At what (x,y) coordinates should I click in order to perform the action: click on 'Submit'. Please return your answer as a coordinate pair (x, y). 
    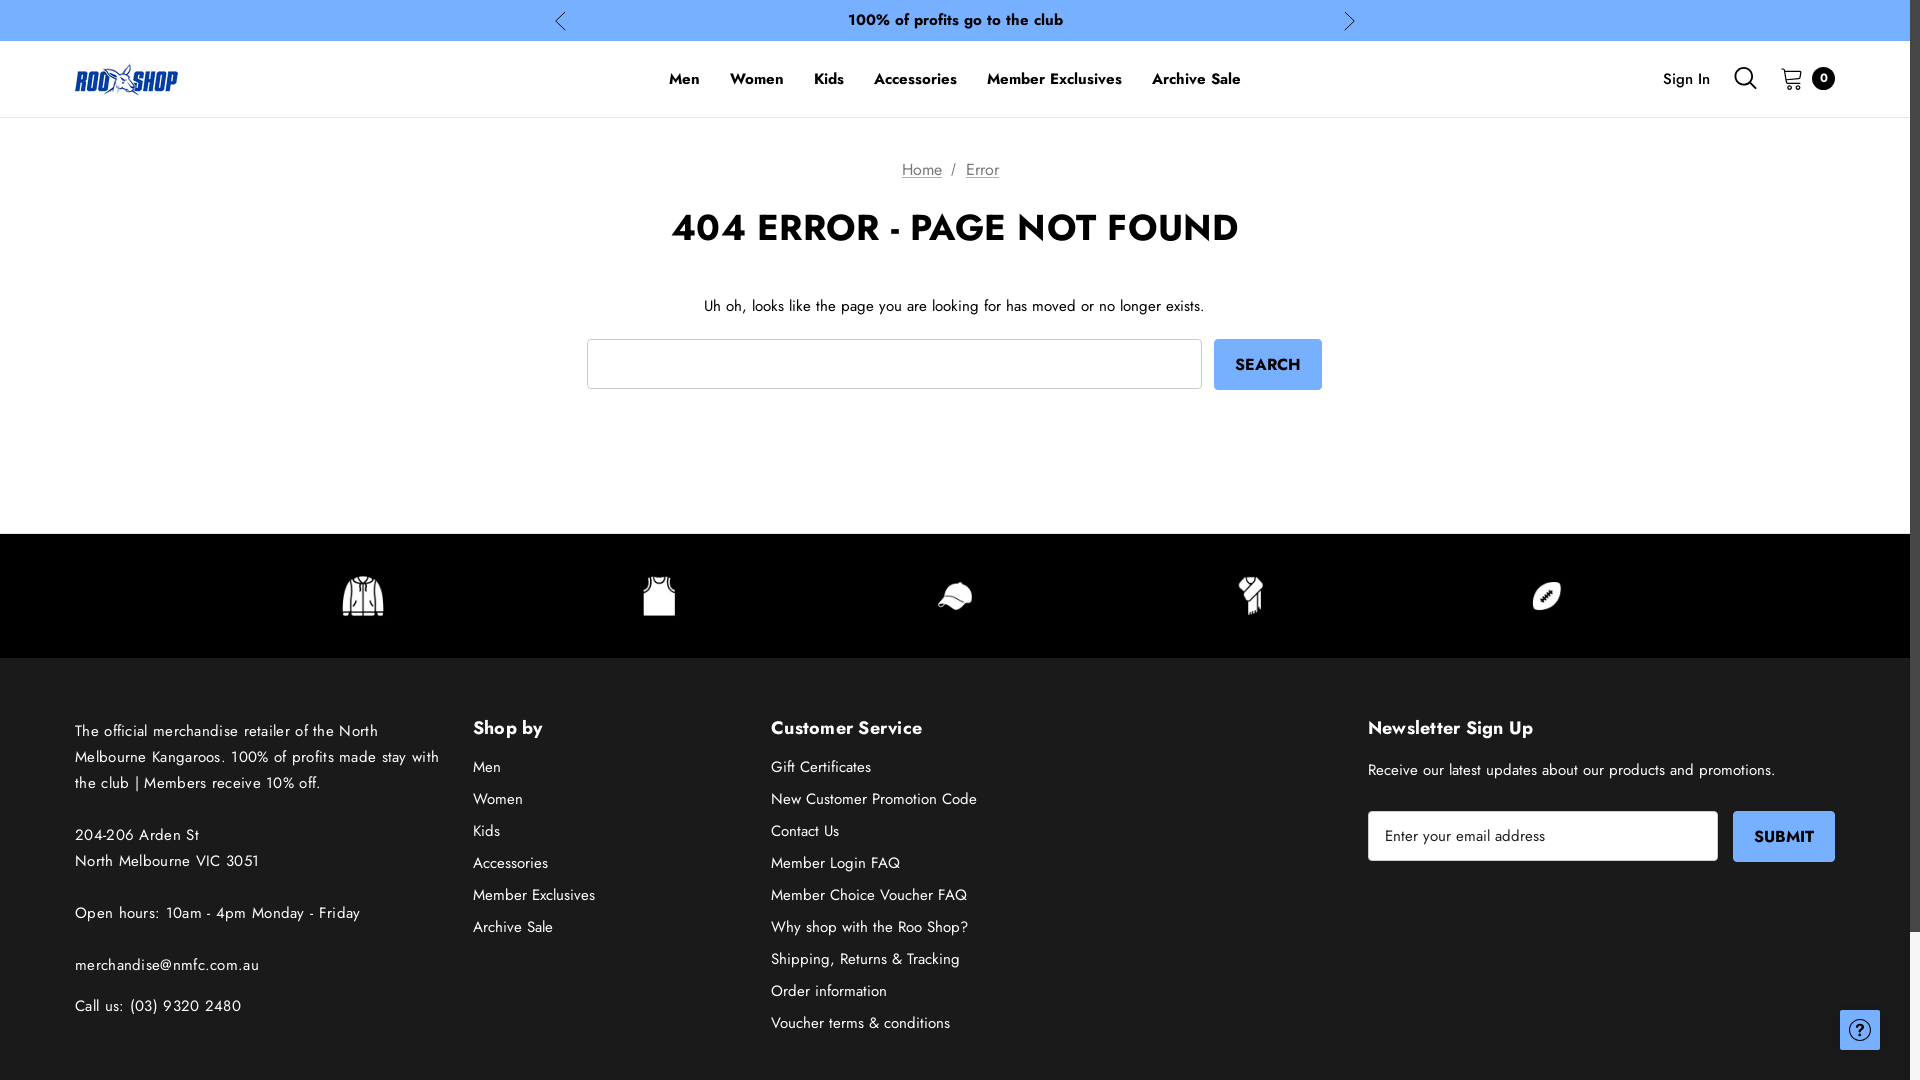
    Looking at the image, I should click on (1784, 836).